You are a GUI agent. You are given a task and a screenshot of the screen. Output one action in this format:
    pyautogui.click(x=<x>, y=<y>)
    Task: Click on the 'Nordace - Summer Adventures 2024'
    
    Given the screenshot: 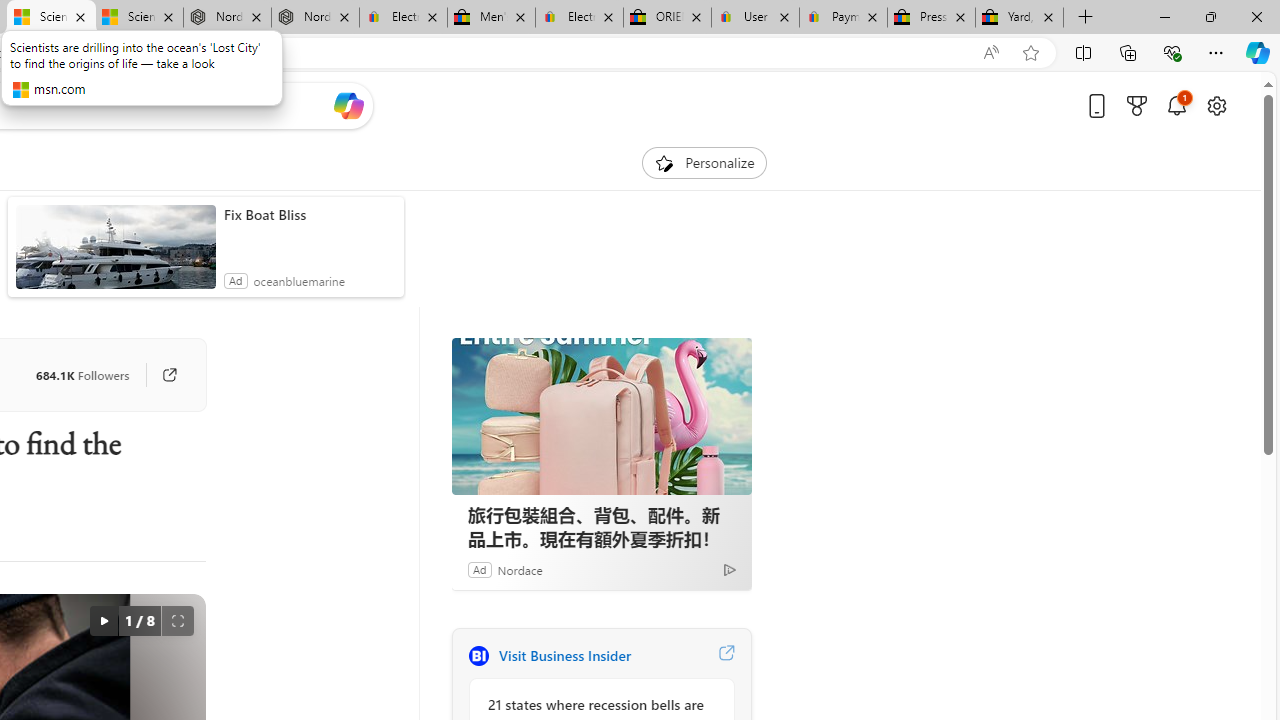 What is the action you would take?
    pyautogui.click(x=227, y=17)
    